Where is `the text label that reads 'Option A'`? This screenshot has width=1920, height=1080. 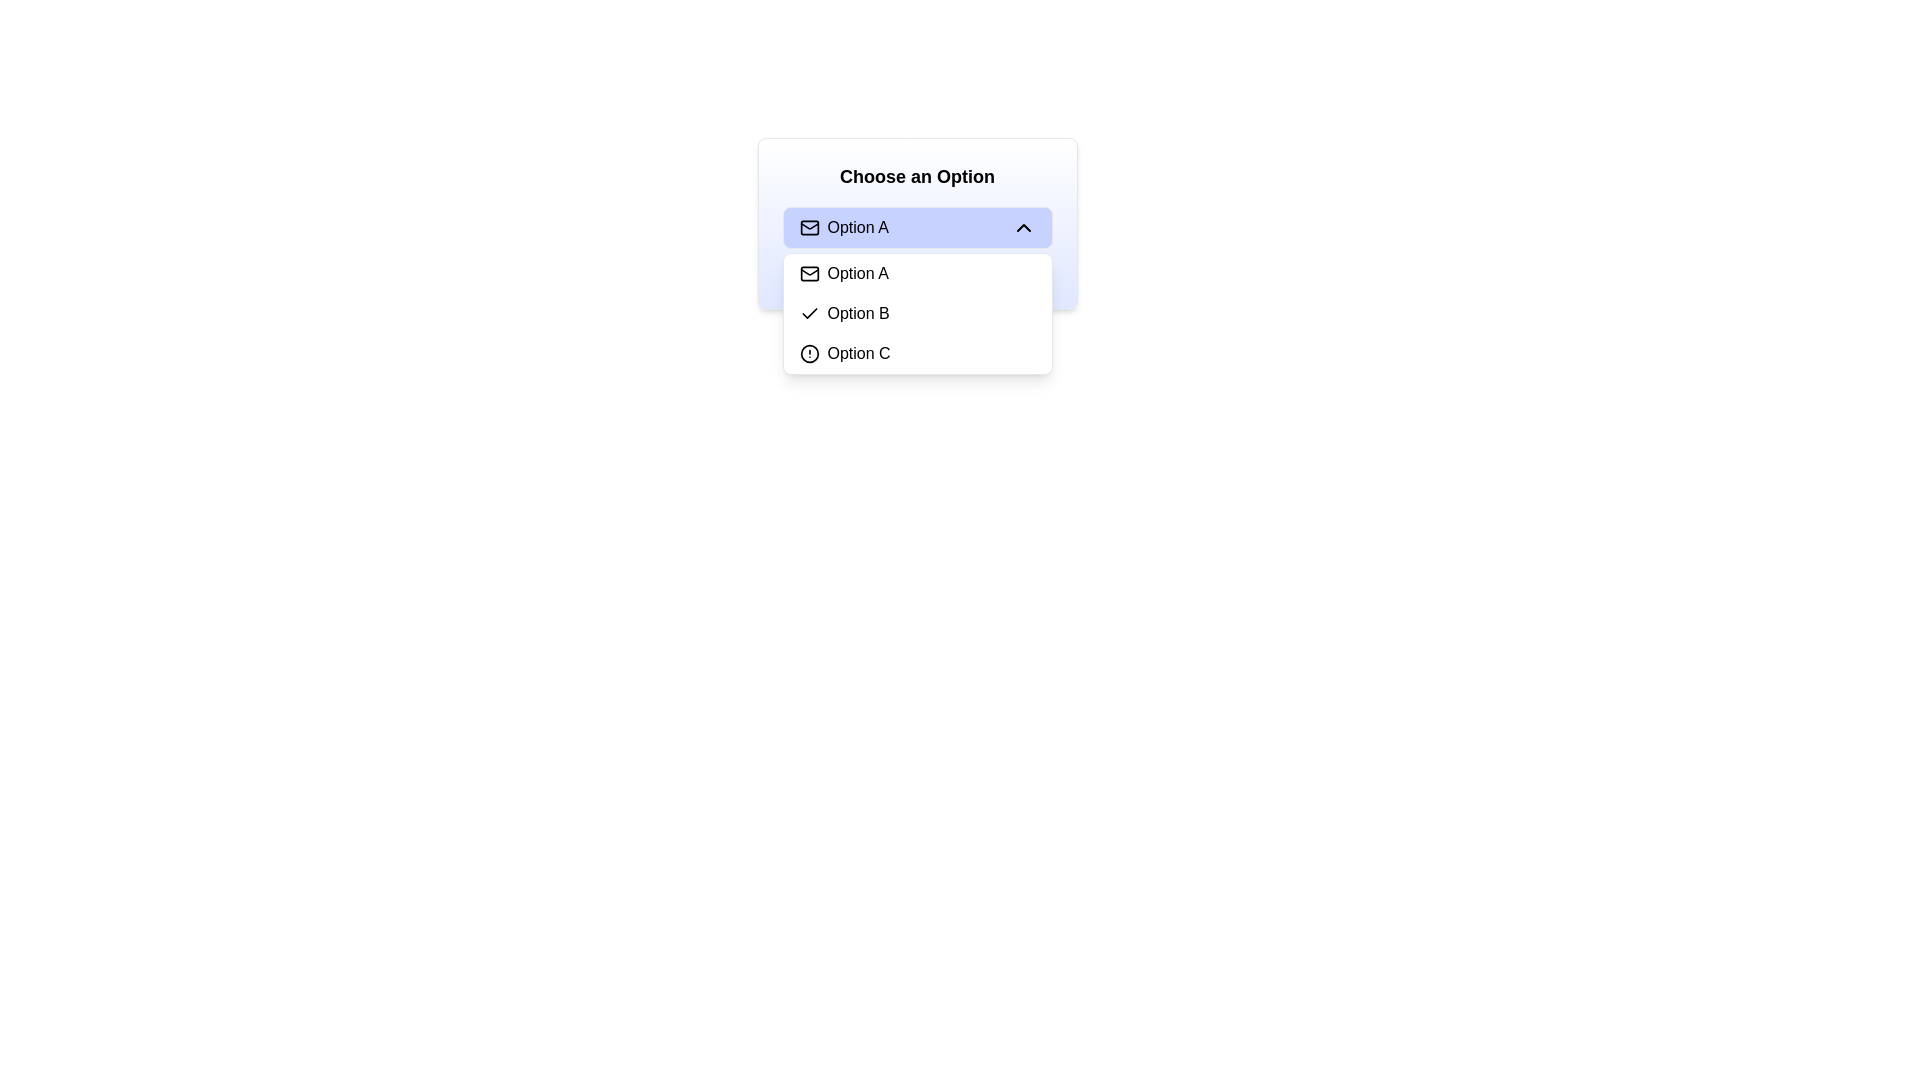 the text label that reads 'Option A' is located at coordinates (858, 273).